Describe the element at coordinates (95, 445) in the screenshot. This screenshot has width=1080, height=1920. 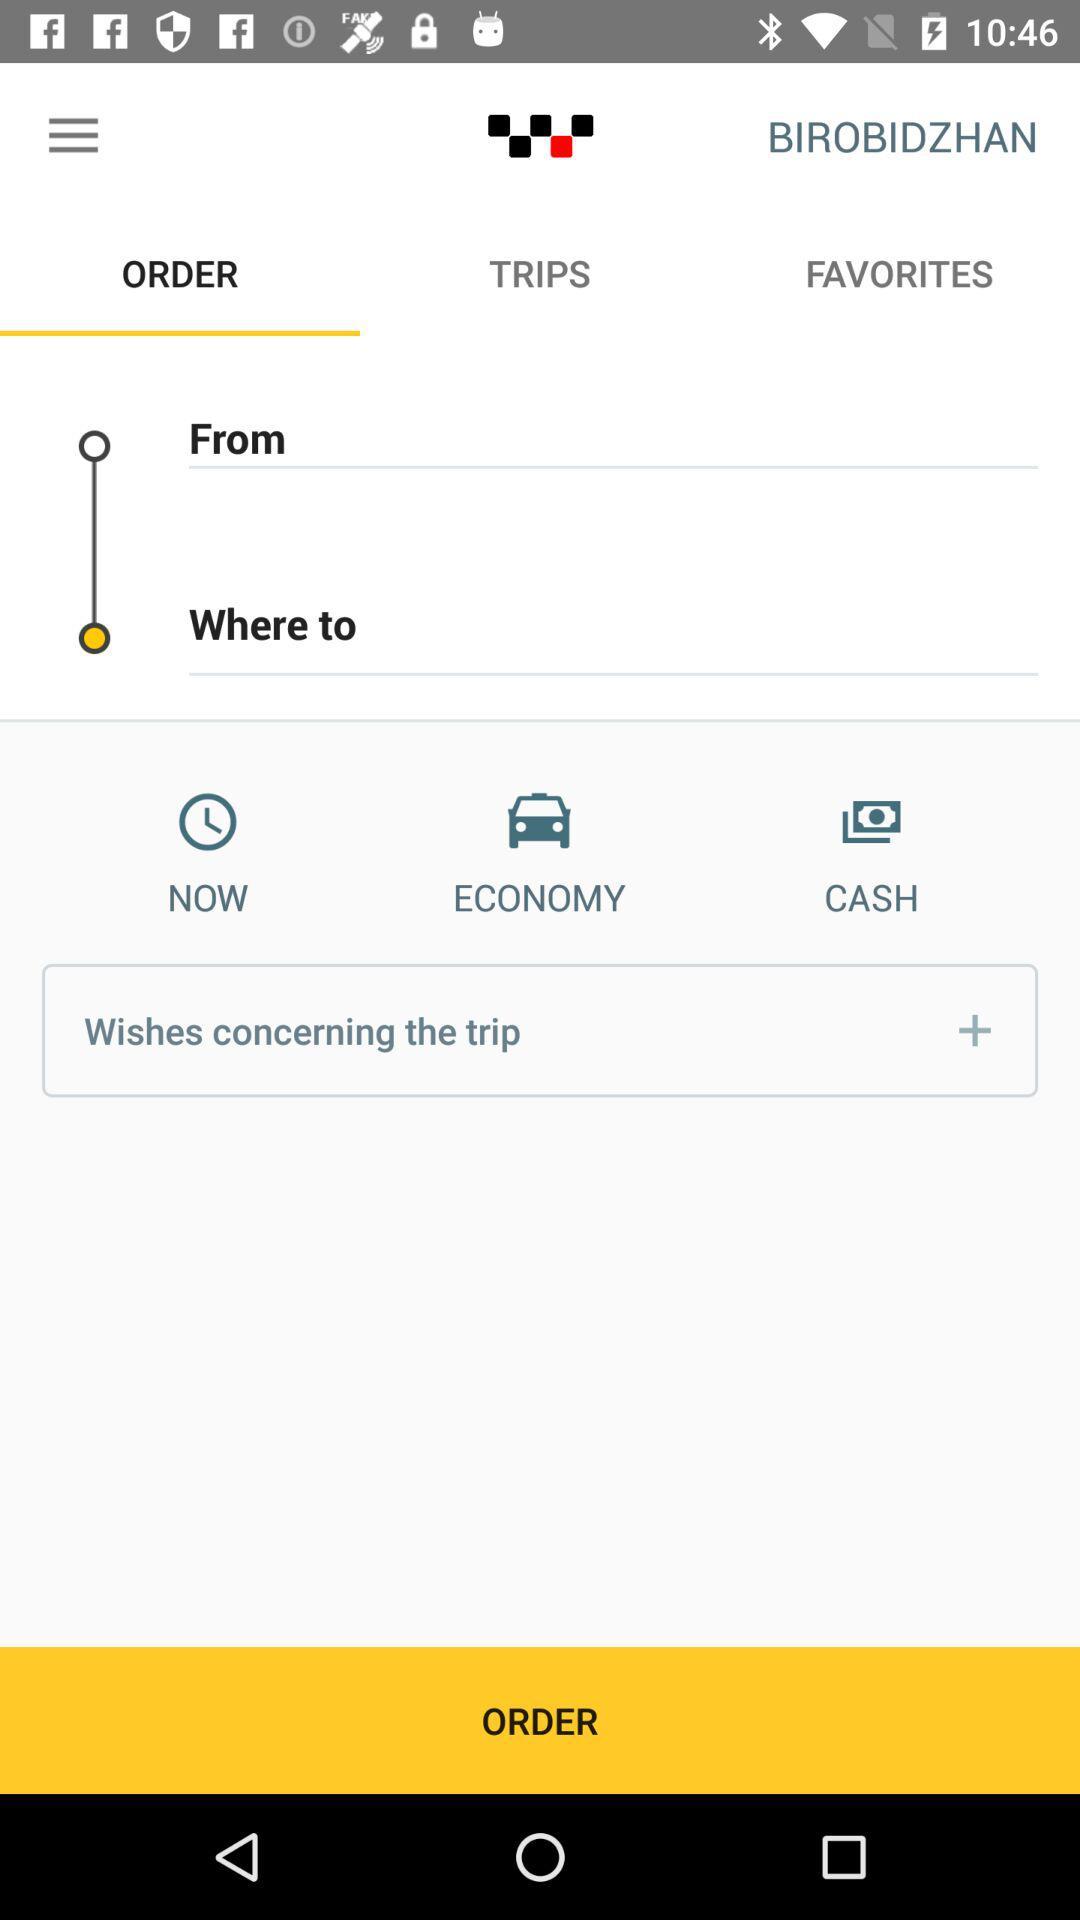
I see `the symbol which is beside from` at that location.